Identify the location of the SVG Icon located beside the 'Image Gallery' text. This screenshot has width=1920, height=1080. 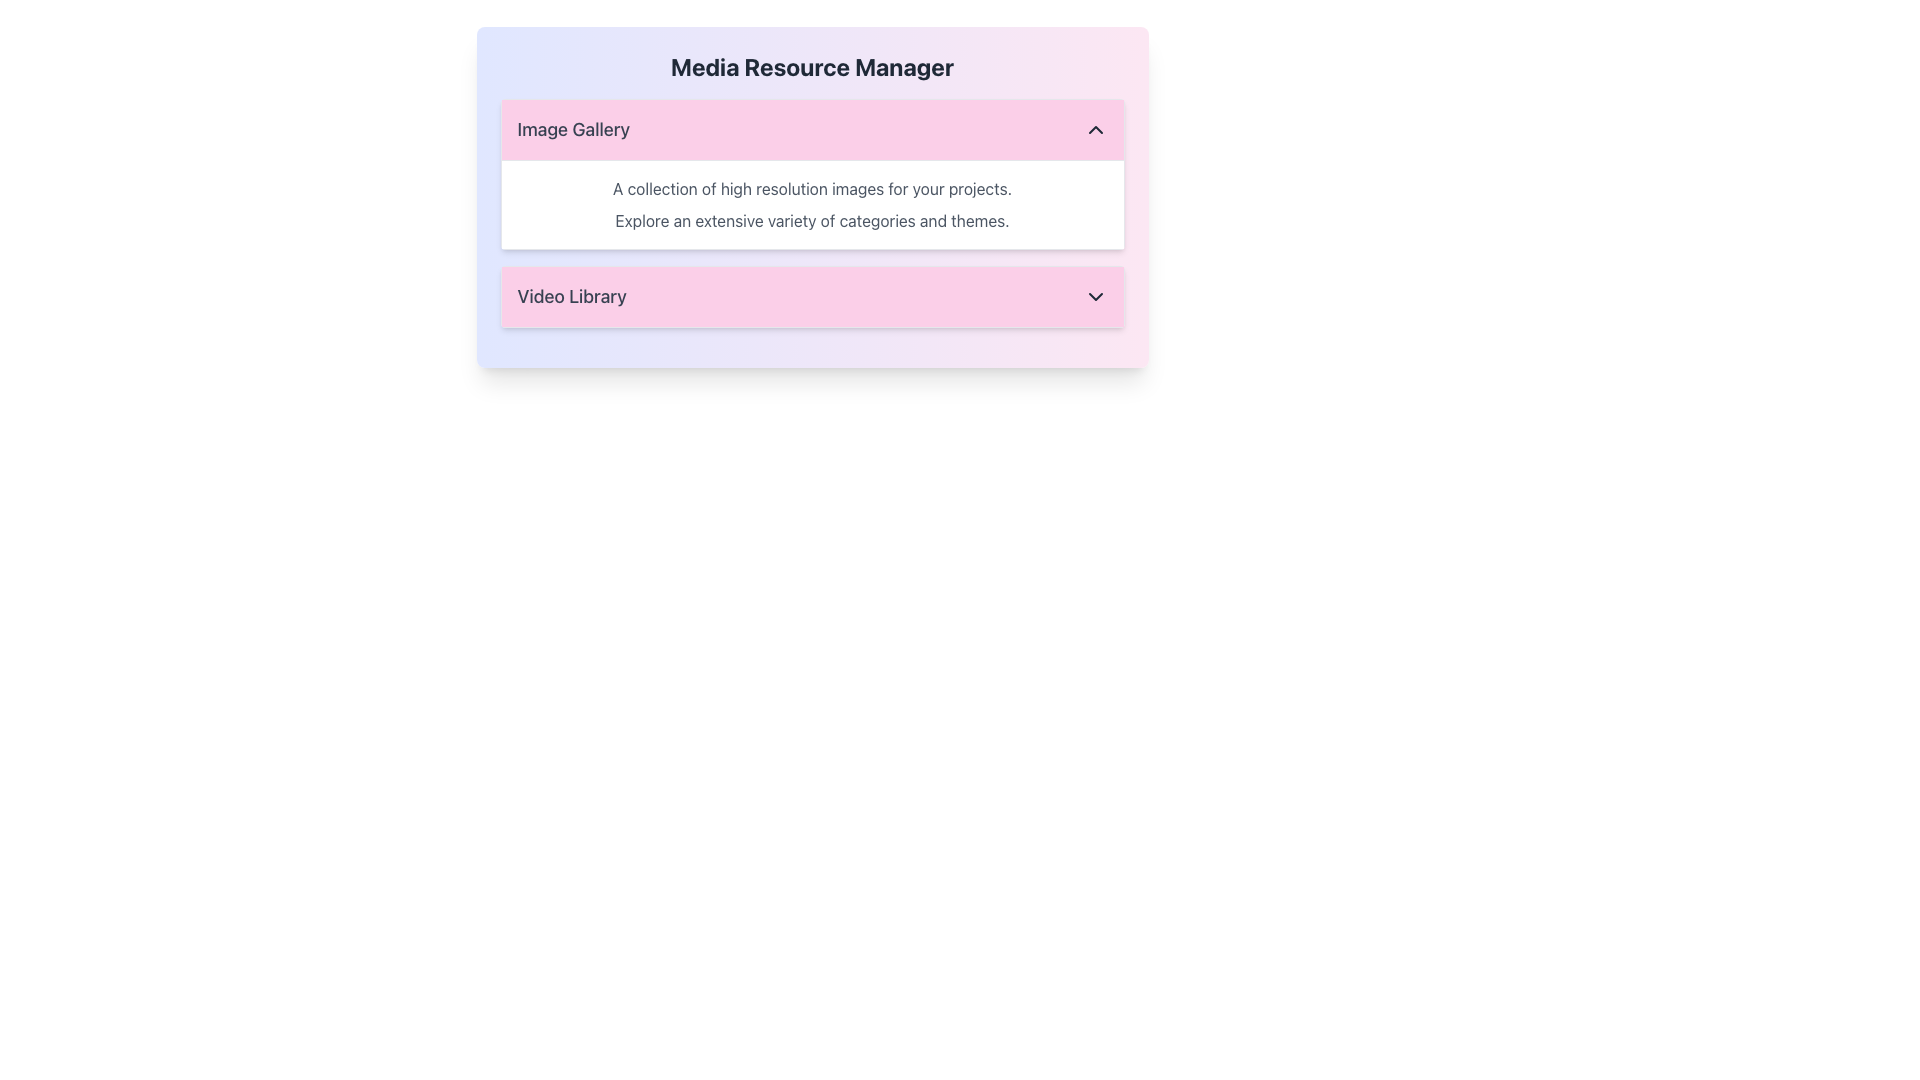
(1094, 130).